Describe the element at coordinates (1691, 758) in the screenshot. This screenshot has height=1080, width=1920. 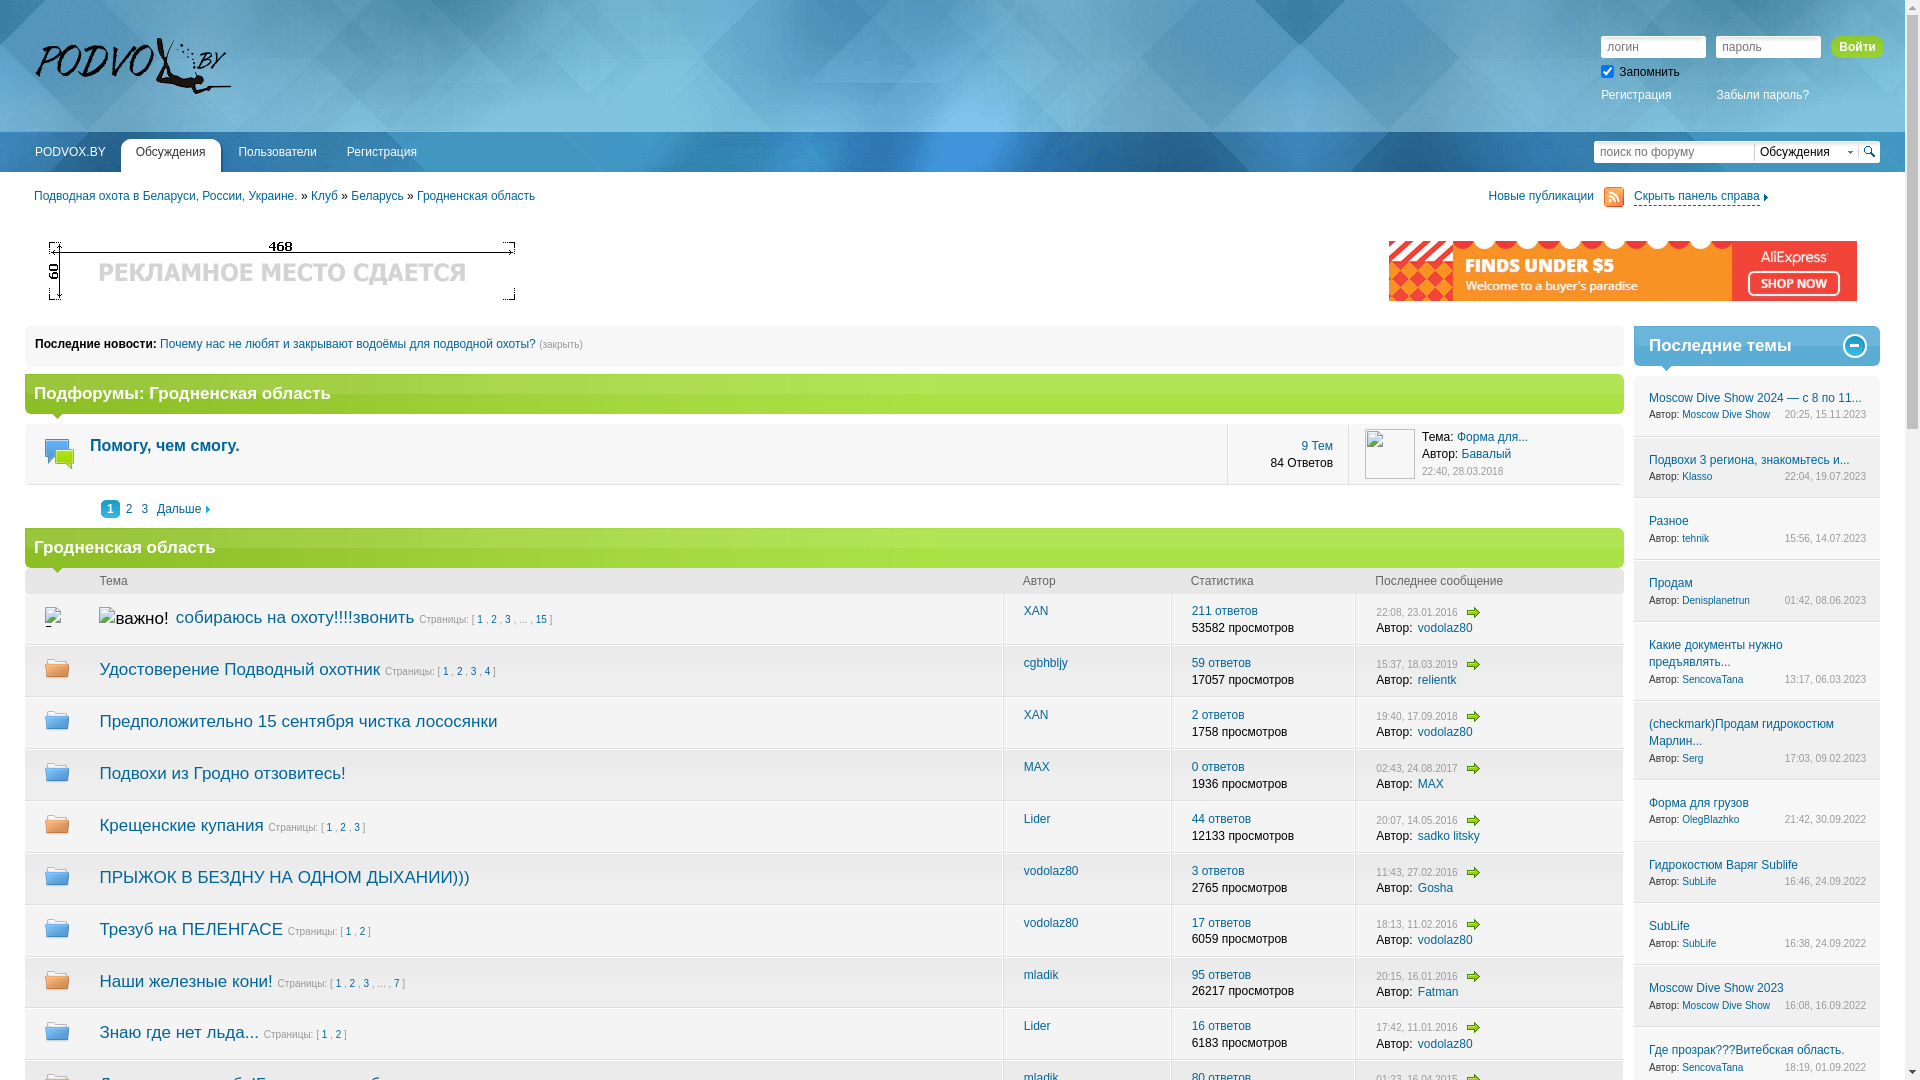
I see `'Serg'` at that location.